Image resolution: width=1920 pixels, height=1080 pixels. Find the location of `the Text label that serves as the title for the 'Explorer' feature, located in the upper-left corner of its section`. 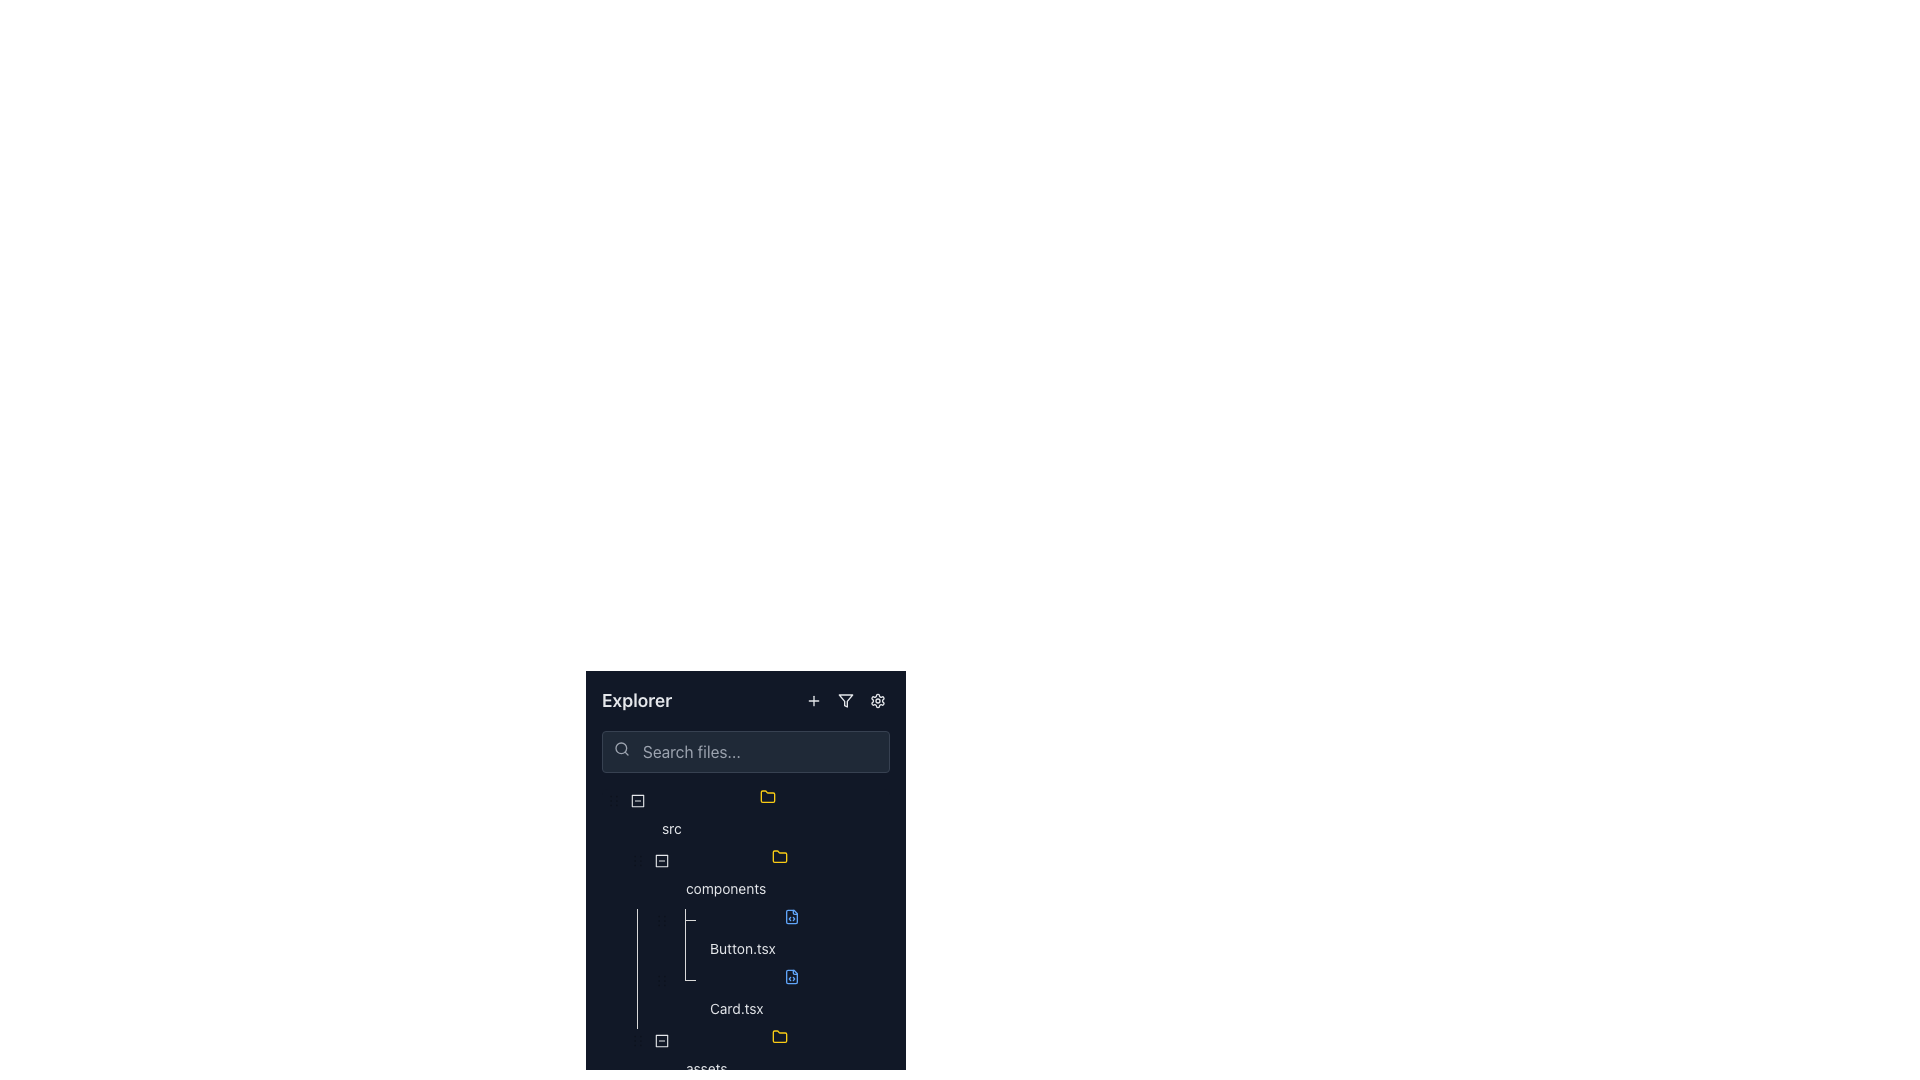

the Text label that serves as the title for the 'Explorer' feature, located in the upper-left corner of its section is located at coordinates (636, 700).